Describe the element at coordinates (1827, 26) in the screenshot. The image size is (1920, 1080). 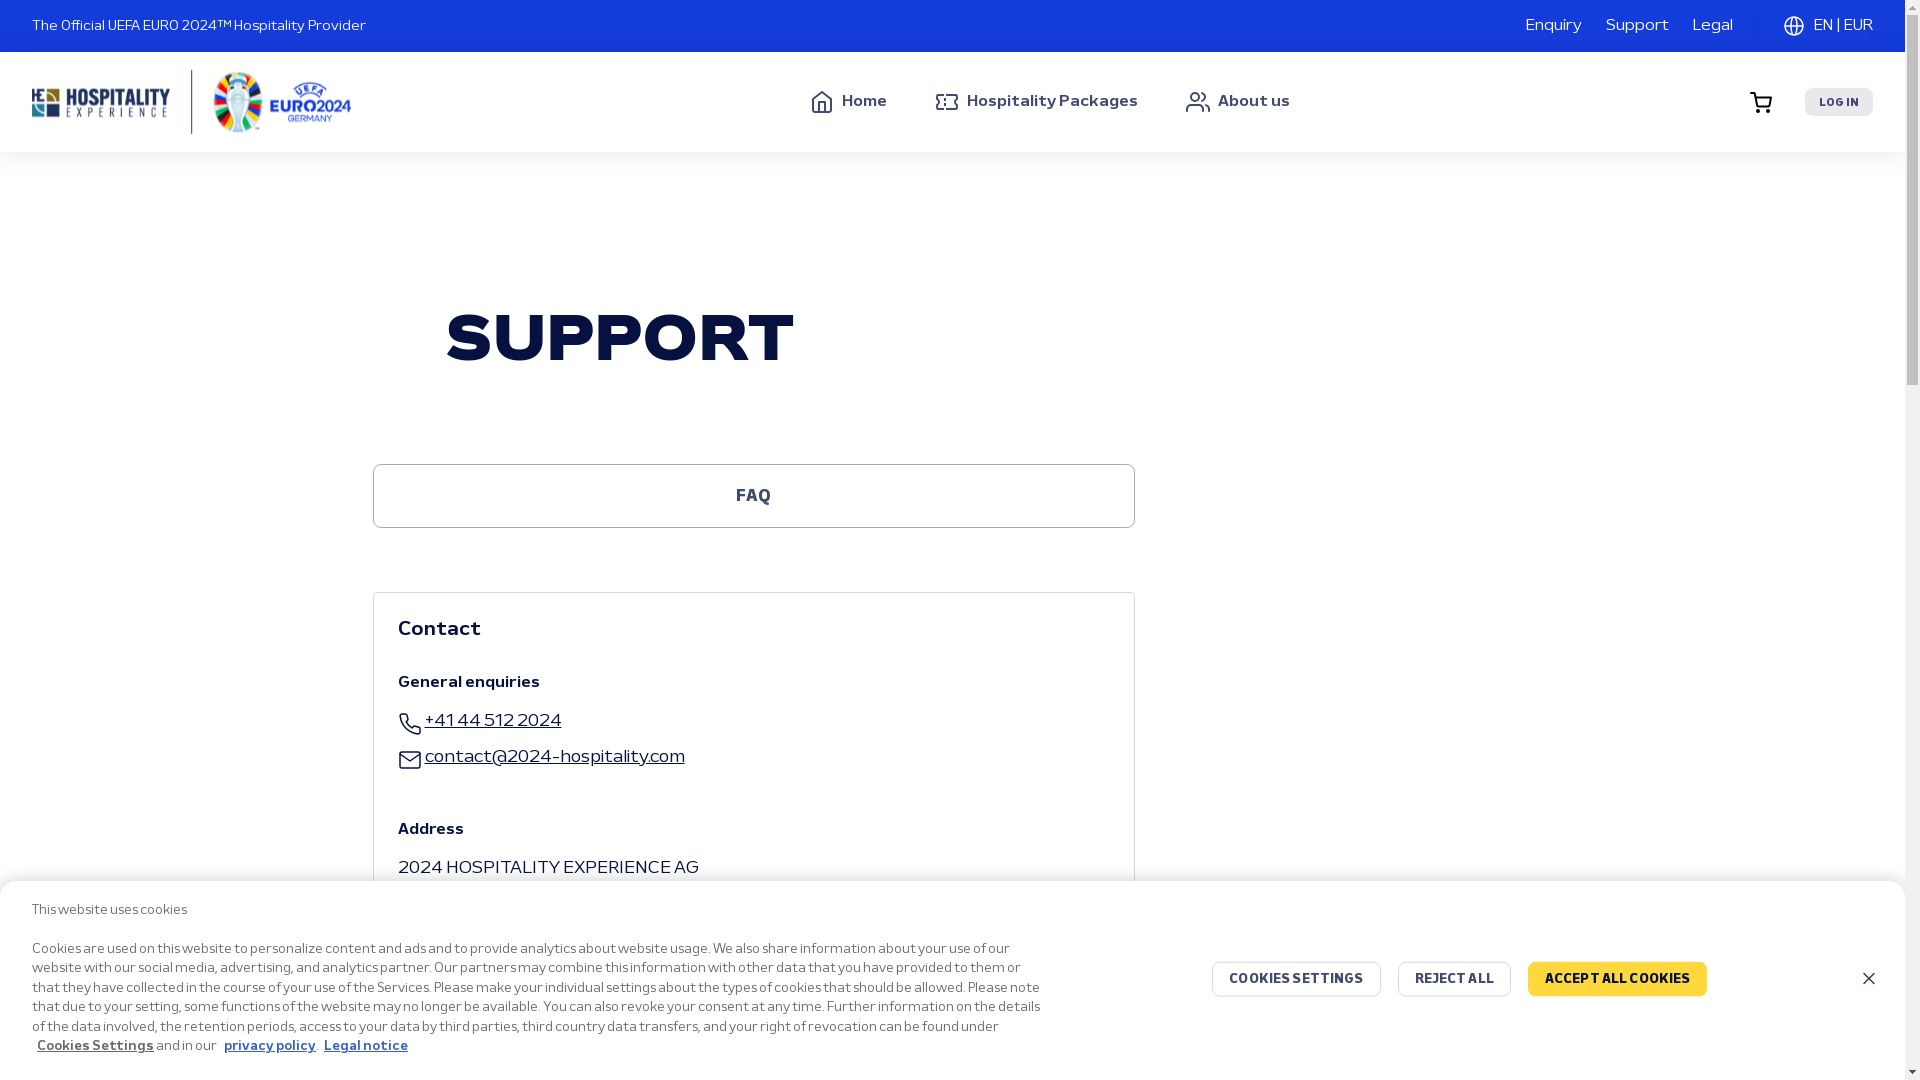
I see `'EN | EUR'` at that location.